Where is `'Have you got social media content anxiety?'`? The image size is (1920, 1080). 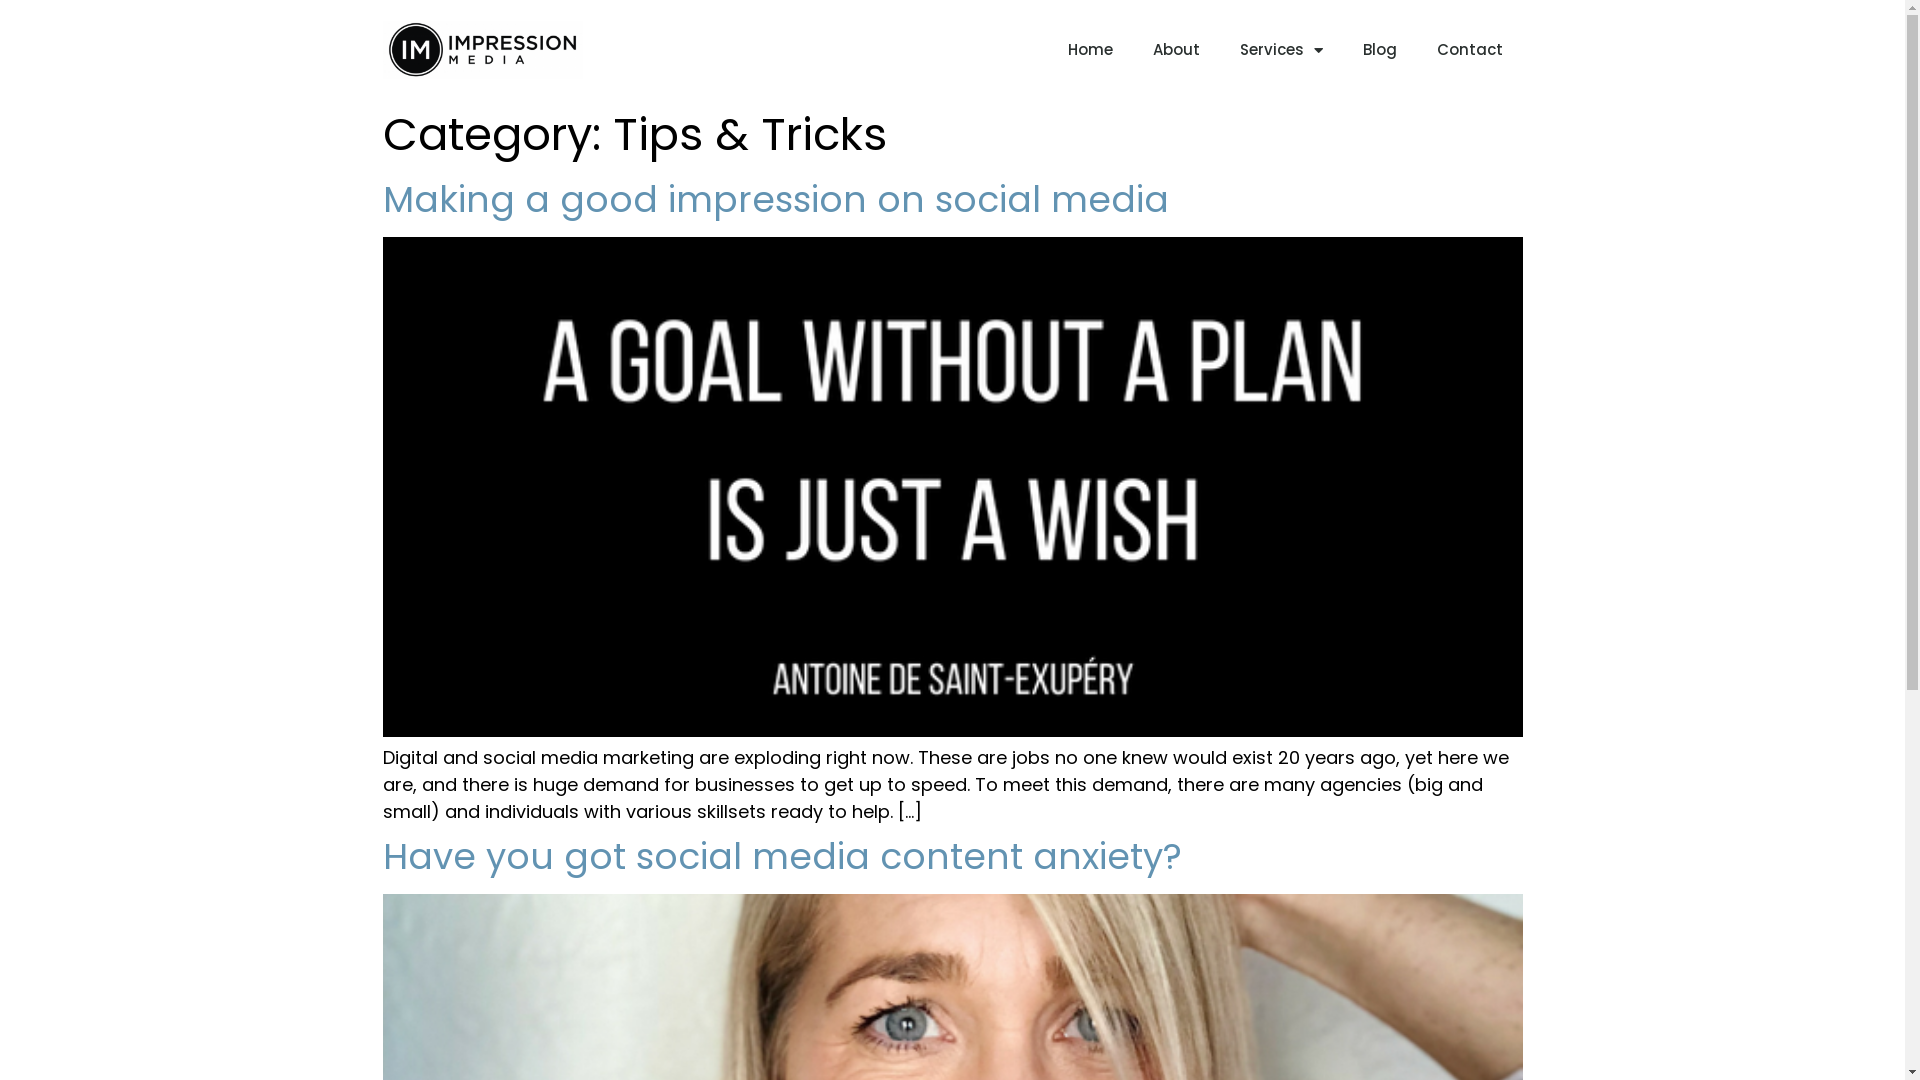 'Have you got social media content anxiety?' is located at coordinates (780, 855).